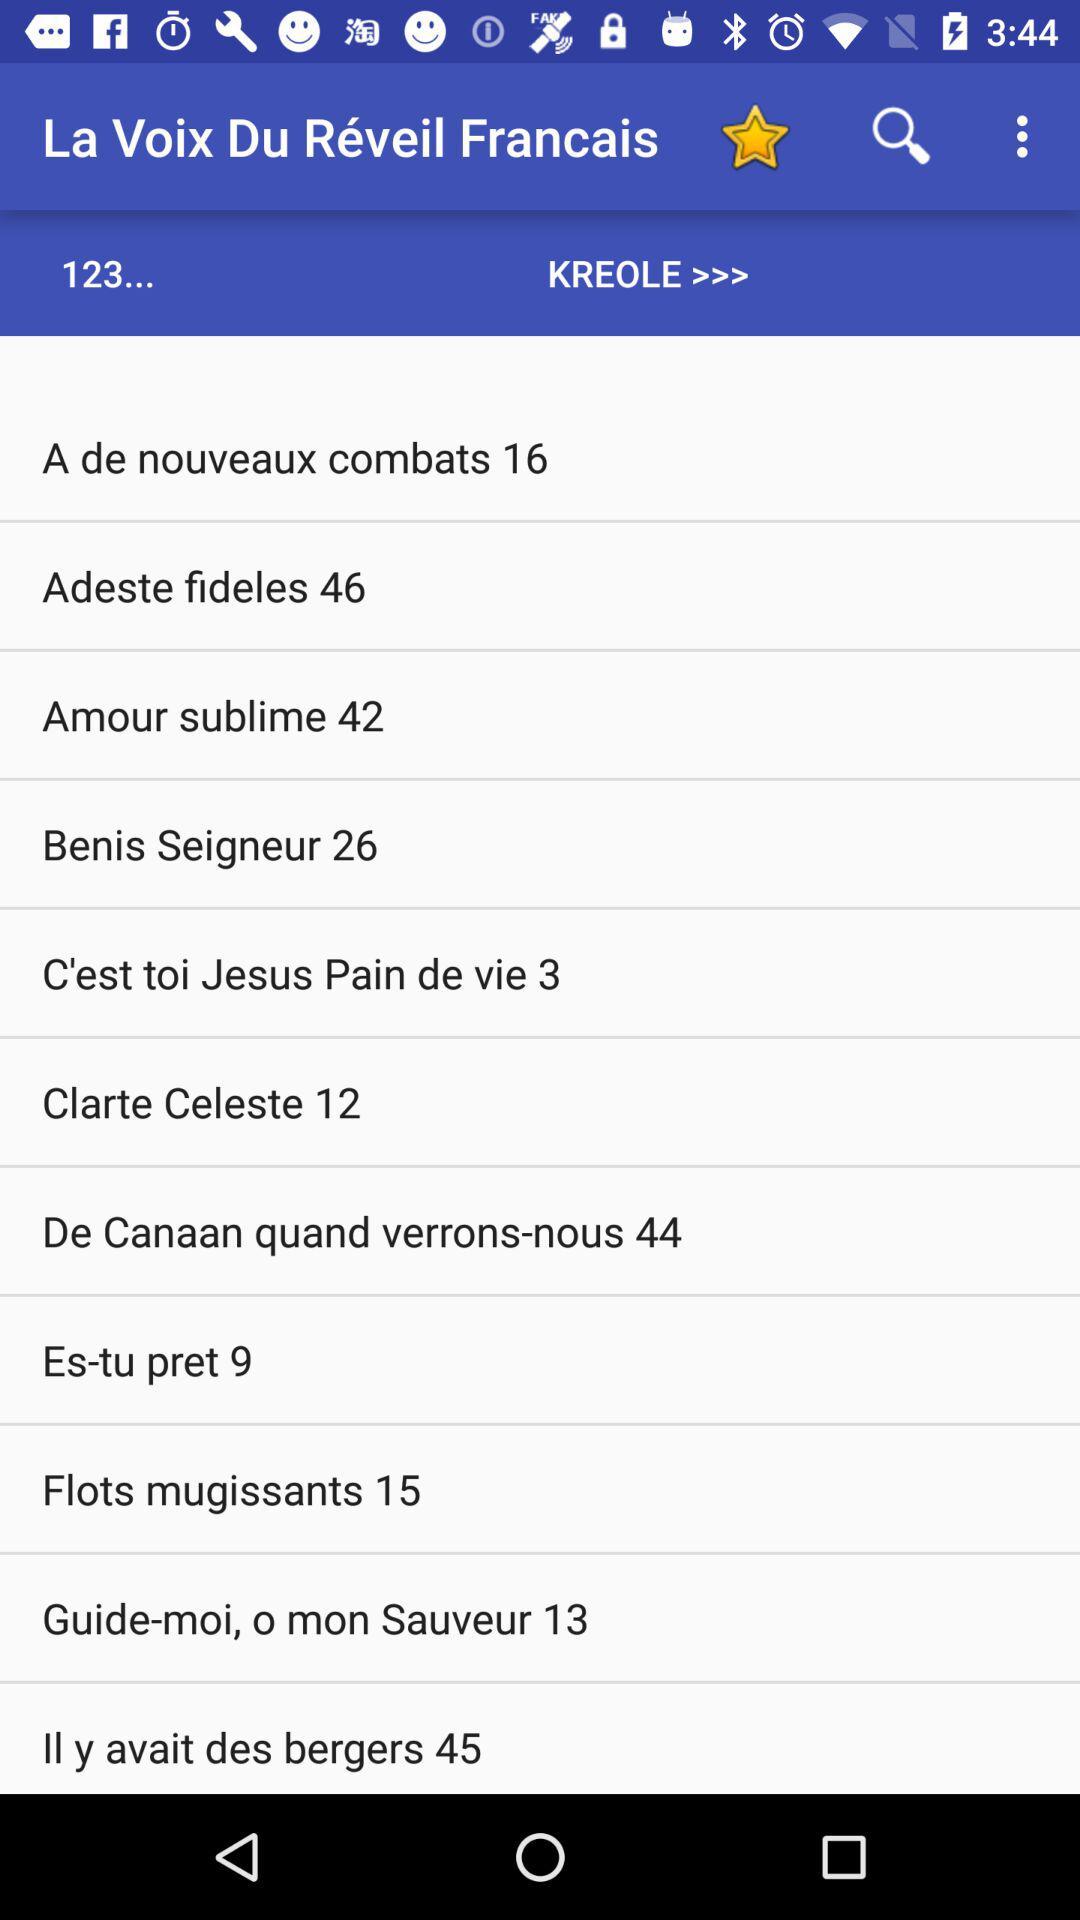 The image size is (1080, 1920). Describe the element at coordinates (540, 1488) in the screenshot. I see `the flots mugissants 15` at that location.